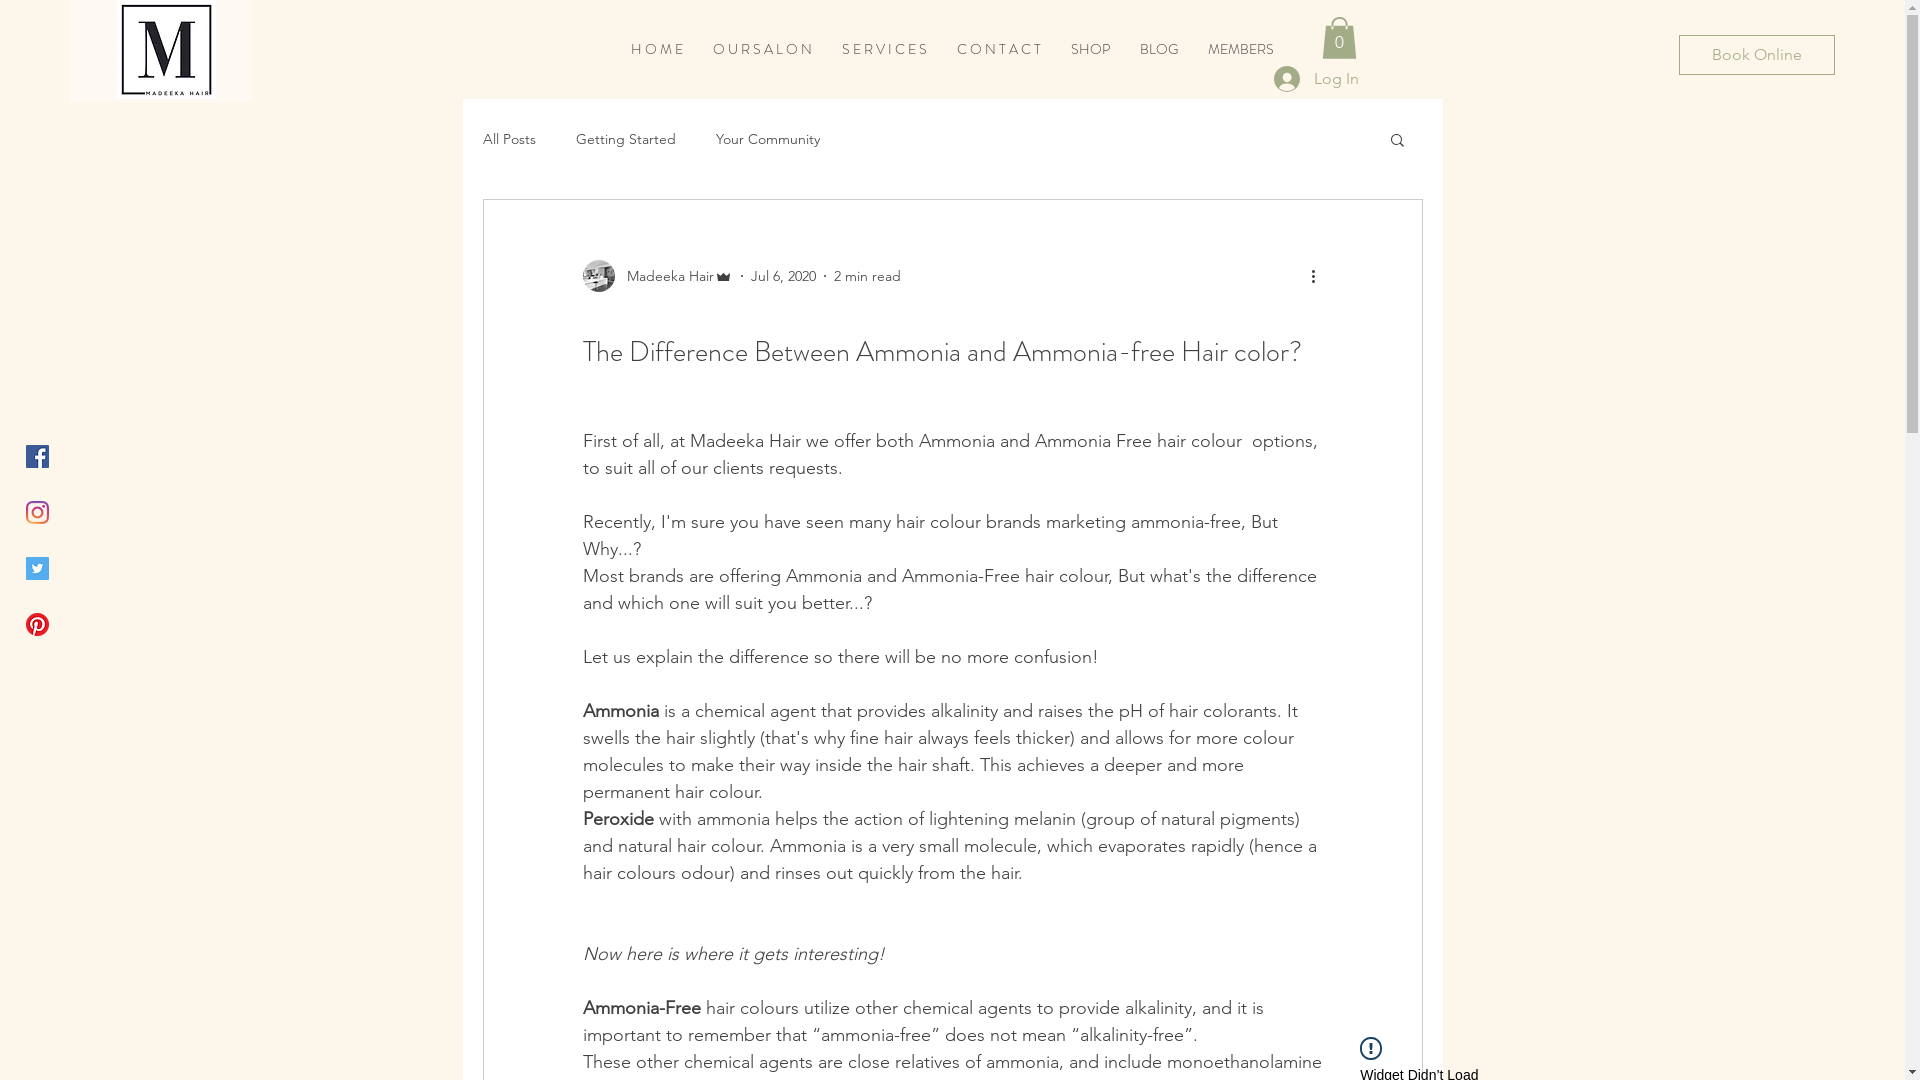 The image size is (1920, 1080). Describe the element at coordinates (883, 48) in the screenshot. I see `'S E R V I C E S'` at that location.